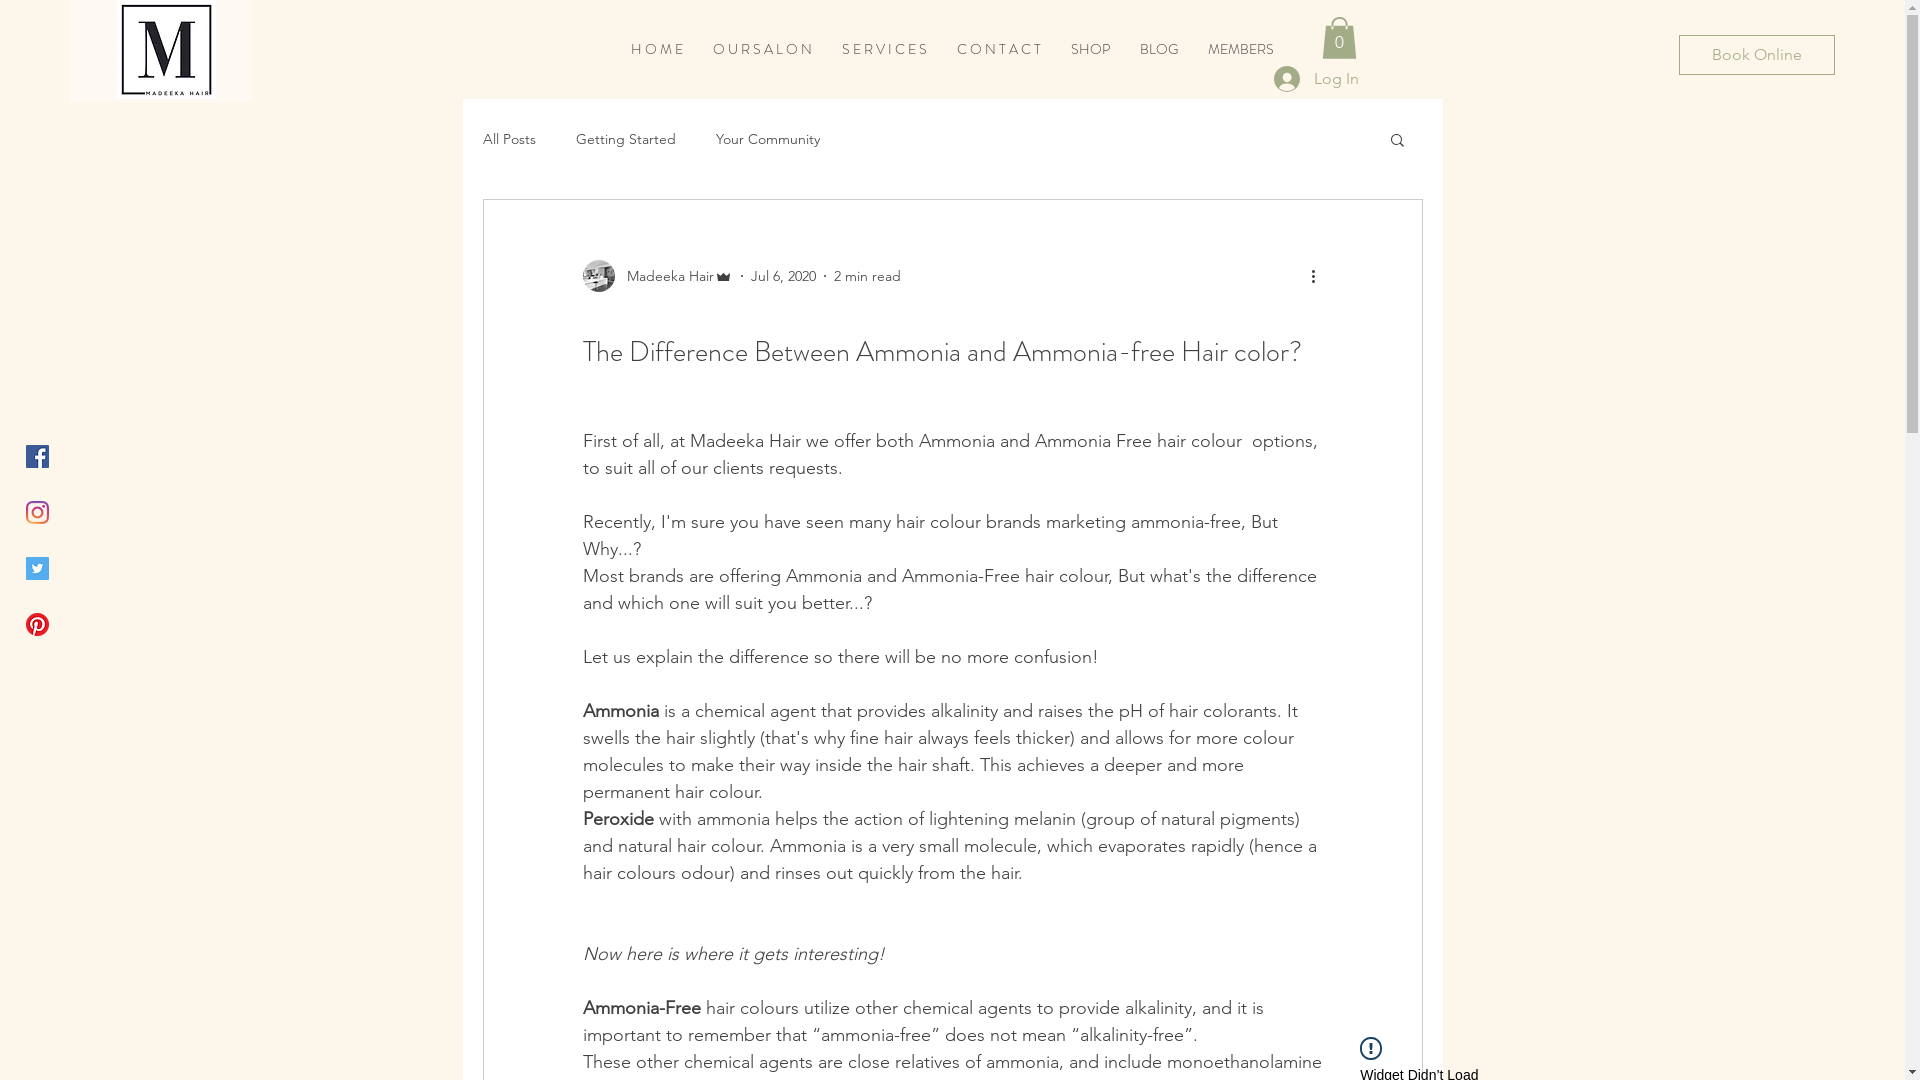 The image size is (1920, 1080). Describe the element at coordinates (883, 48) in the screenshot. I see `'S E R V I C E S'` at that location.